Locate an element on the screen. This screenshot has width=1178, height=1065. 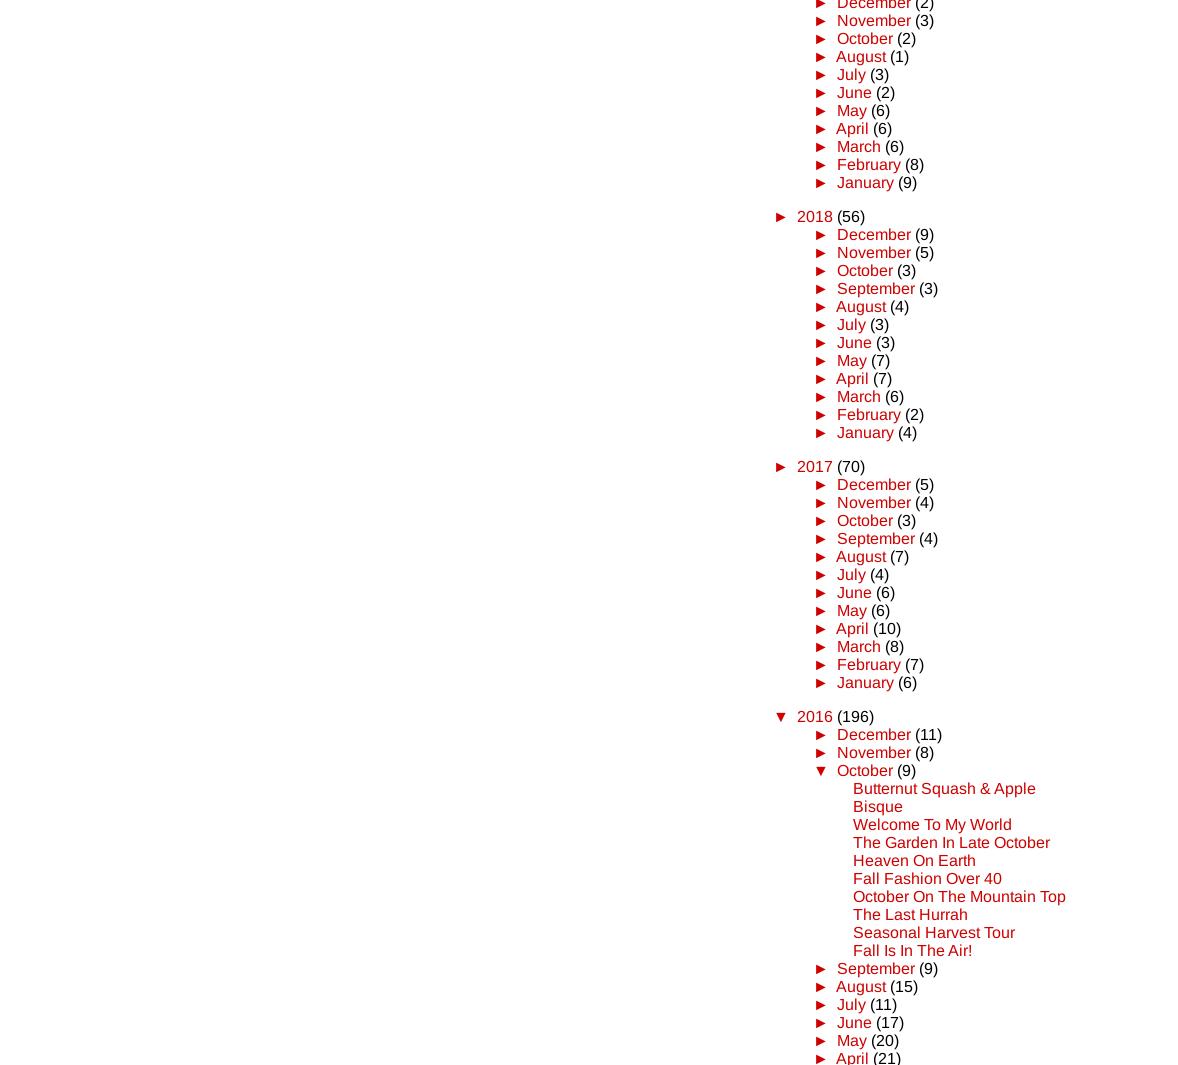
'Heaven On Earth' is located at coordinates (914, 859).